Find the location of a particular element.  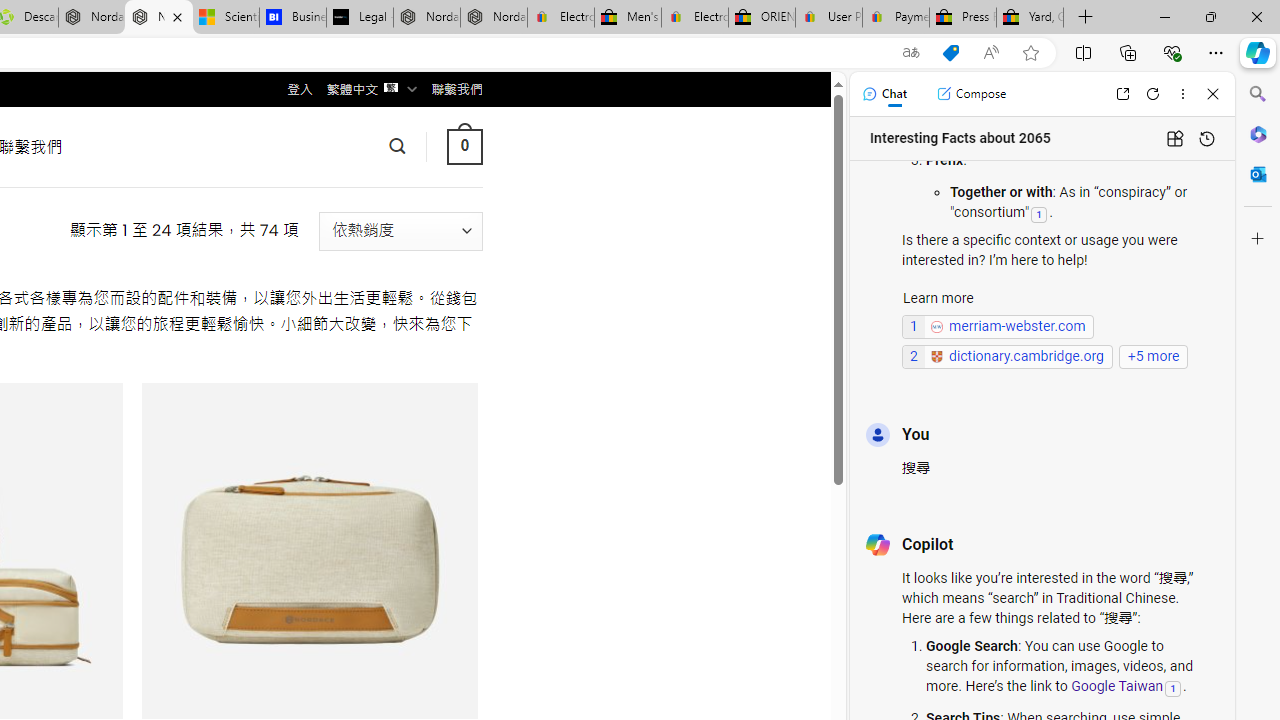

'Compose' is located at coordinates (971, 93).